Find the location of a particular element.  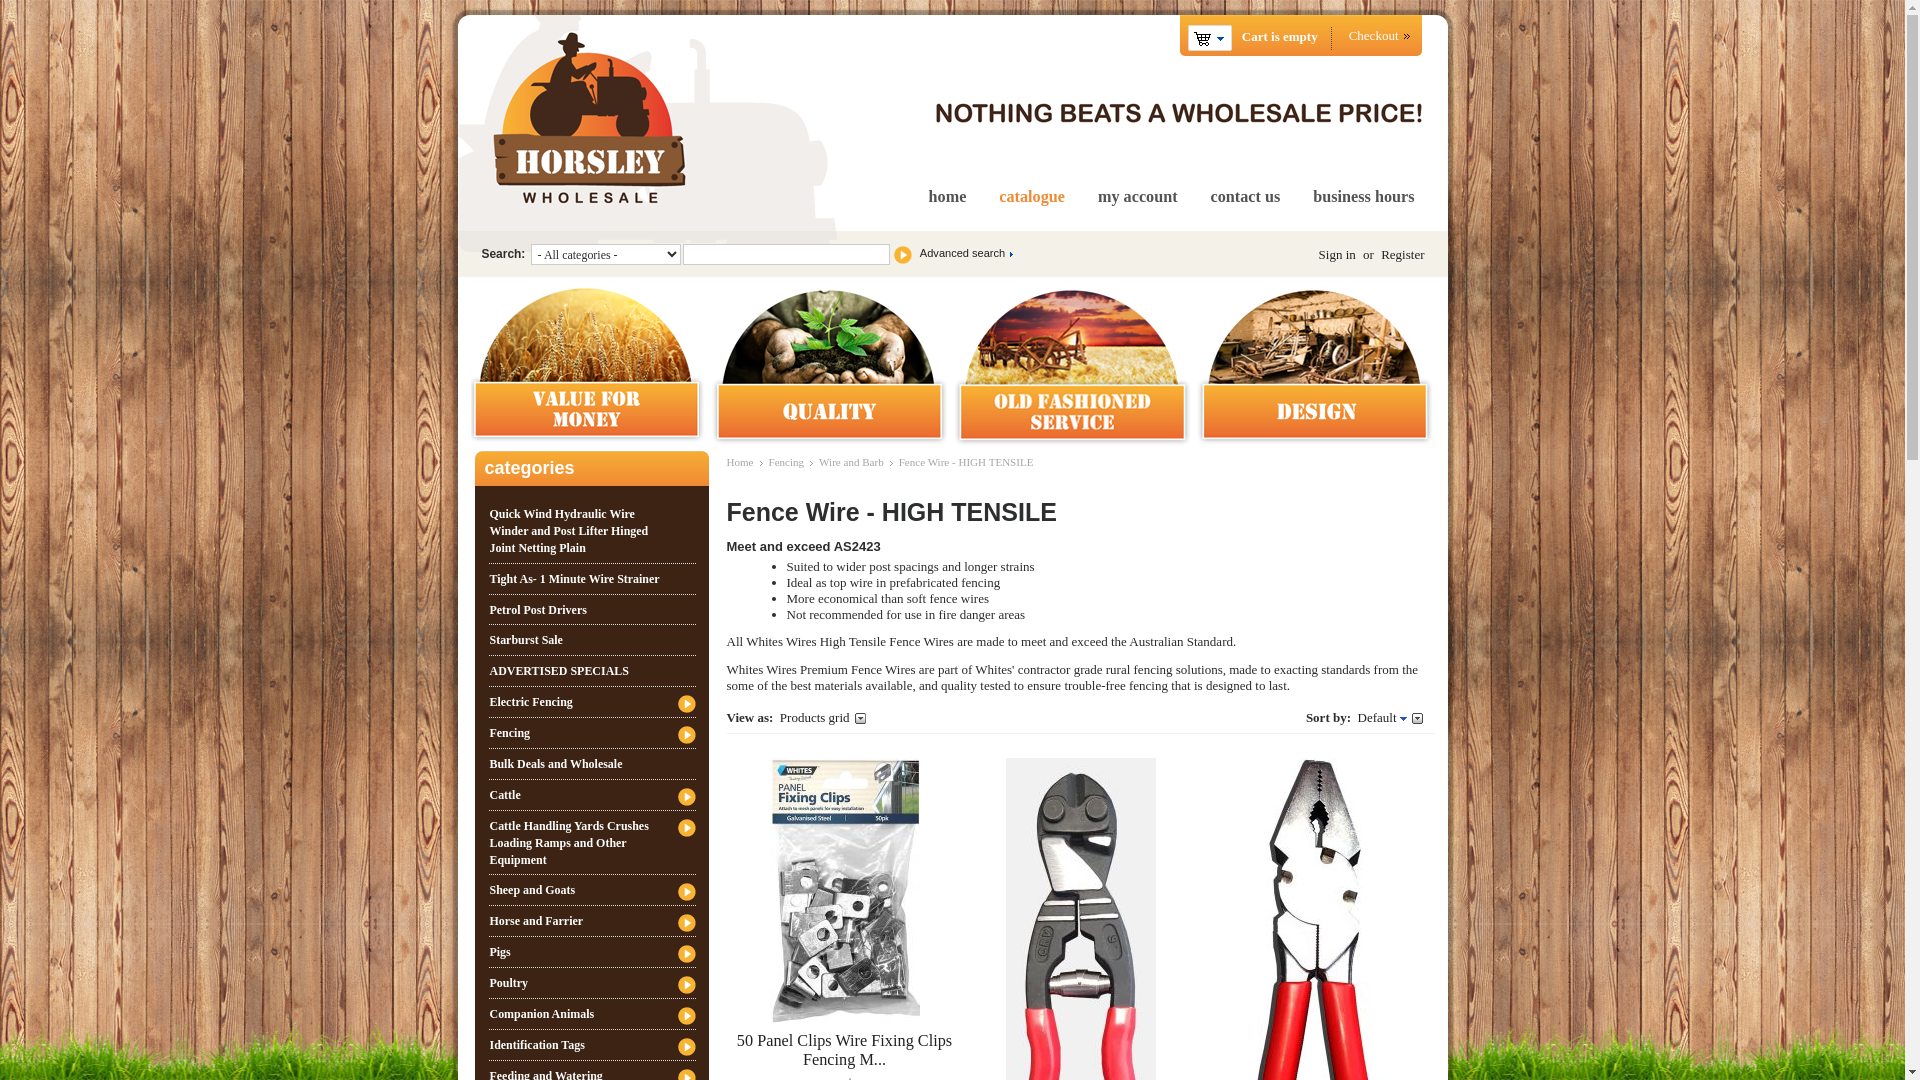

'Petrol Post Drivers' is located at coordinates (488, 608).